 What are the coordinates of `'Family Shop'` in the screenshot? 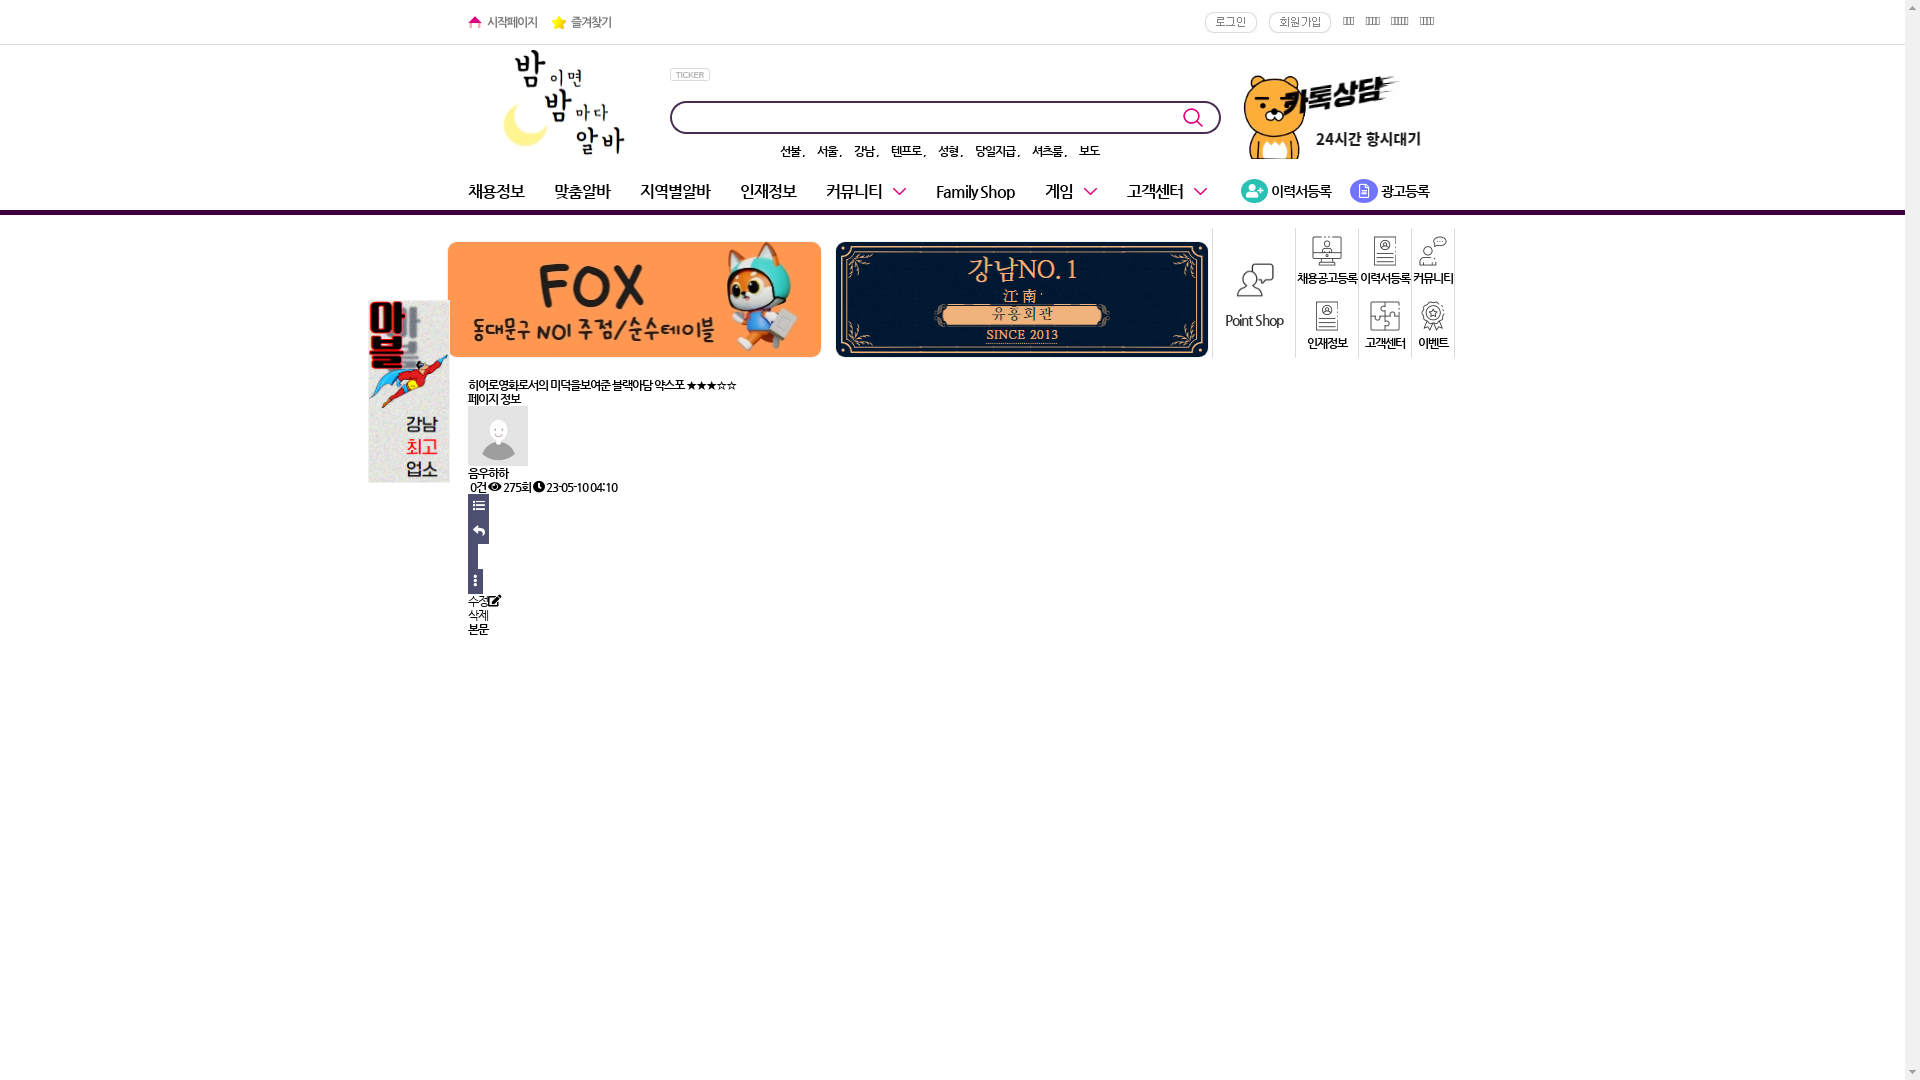 It's located at (975, 191).